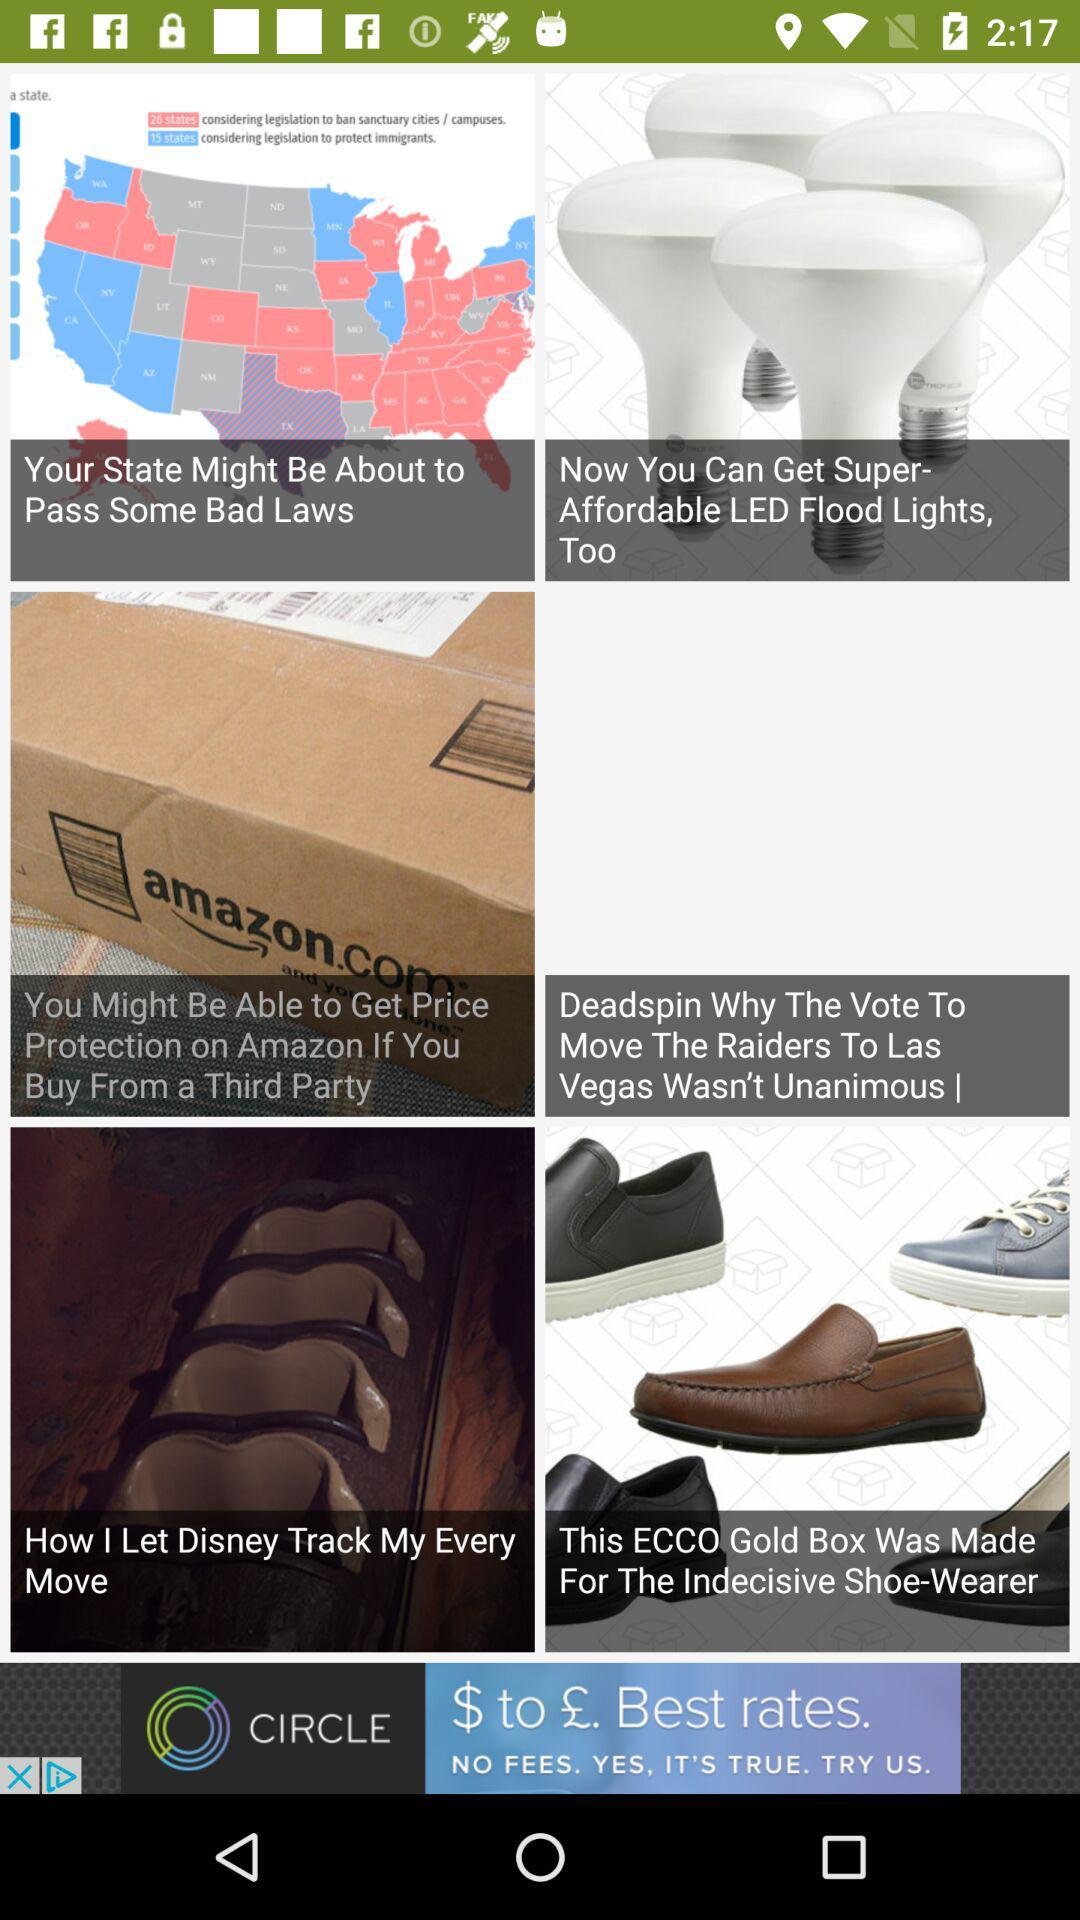 The height and width of the screenshot is (1920, 1080). Describe the element at coordinates (806, 1388) in the screenshot. I see `the second image which is in the third row` at that location.